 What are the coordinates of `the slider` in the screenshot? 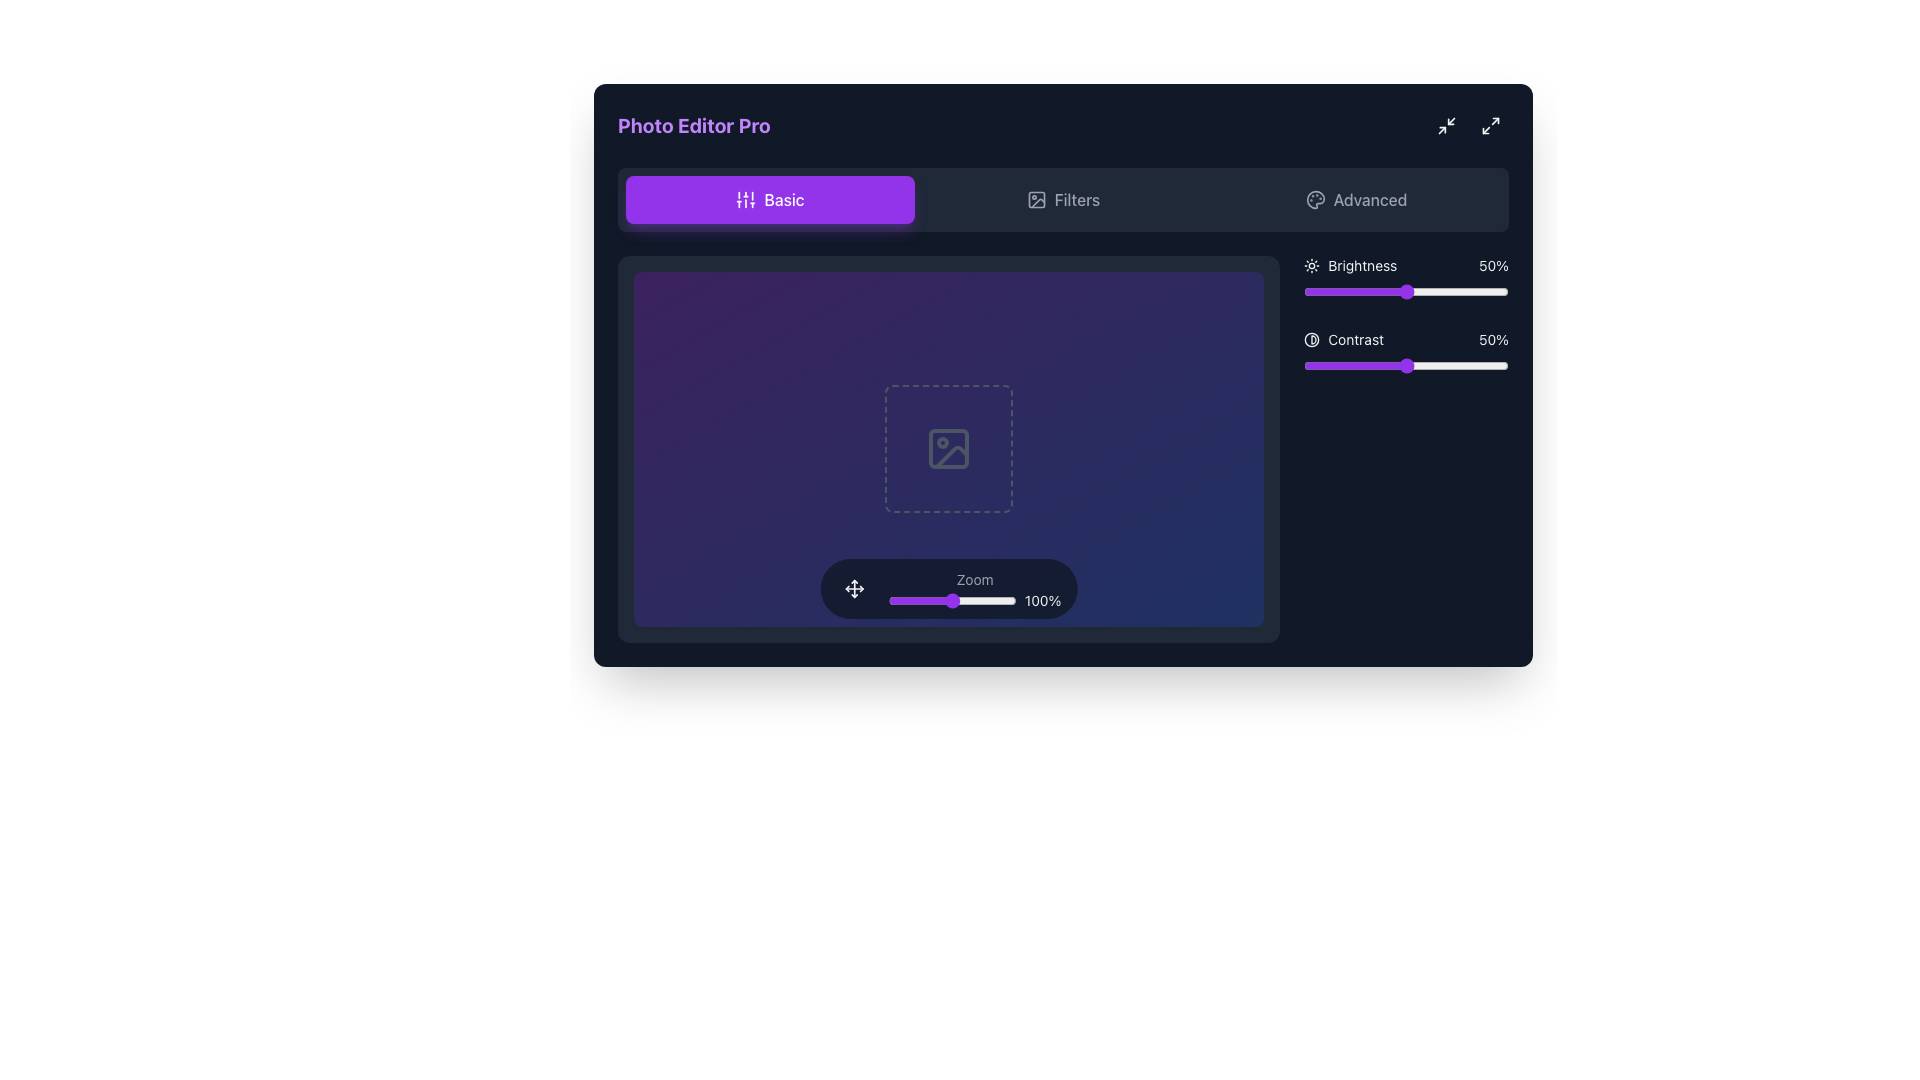 It's located at (1374, 366).